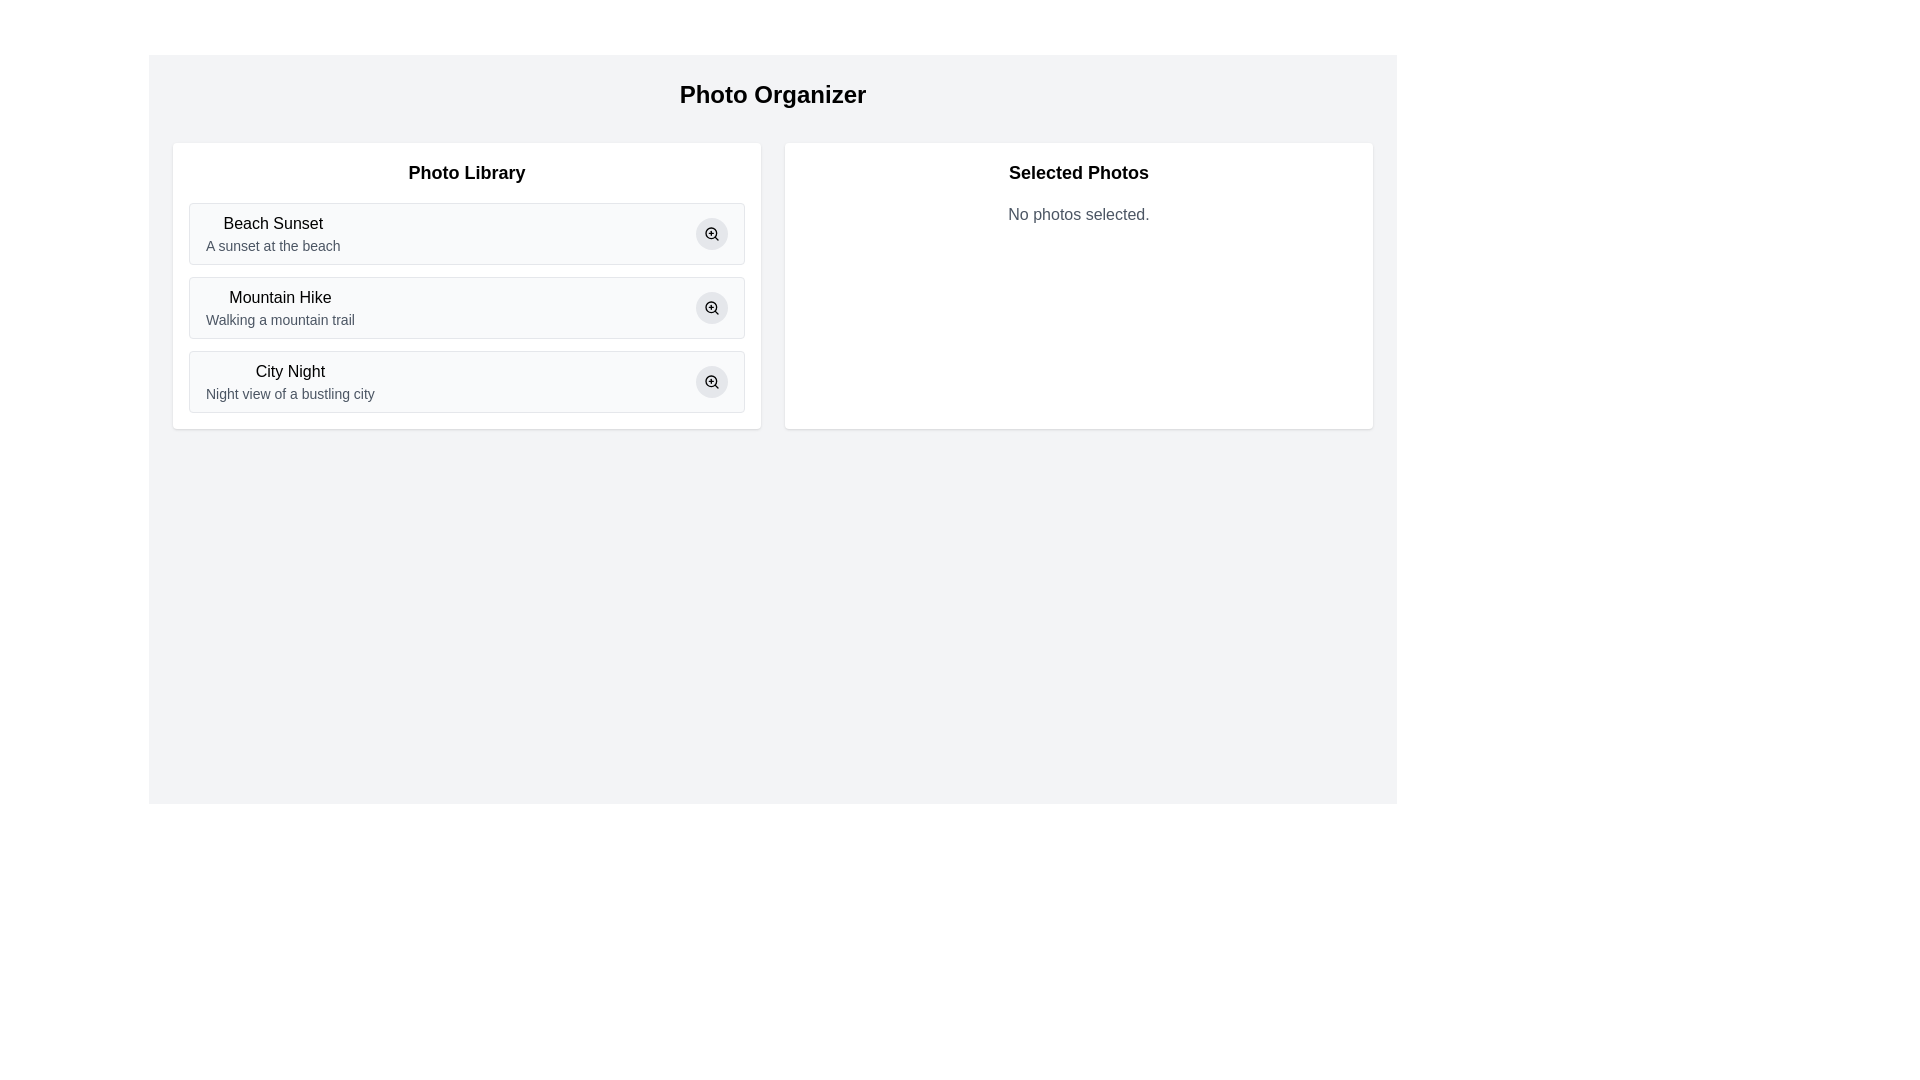 The image size is (1920, 1080). I want to click on the label text 'This Text allows users to:' located in the third row of the Photo Library section, positioned in the left half of the UI interface, so click(289, 371).